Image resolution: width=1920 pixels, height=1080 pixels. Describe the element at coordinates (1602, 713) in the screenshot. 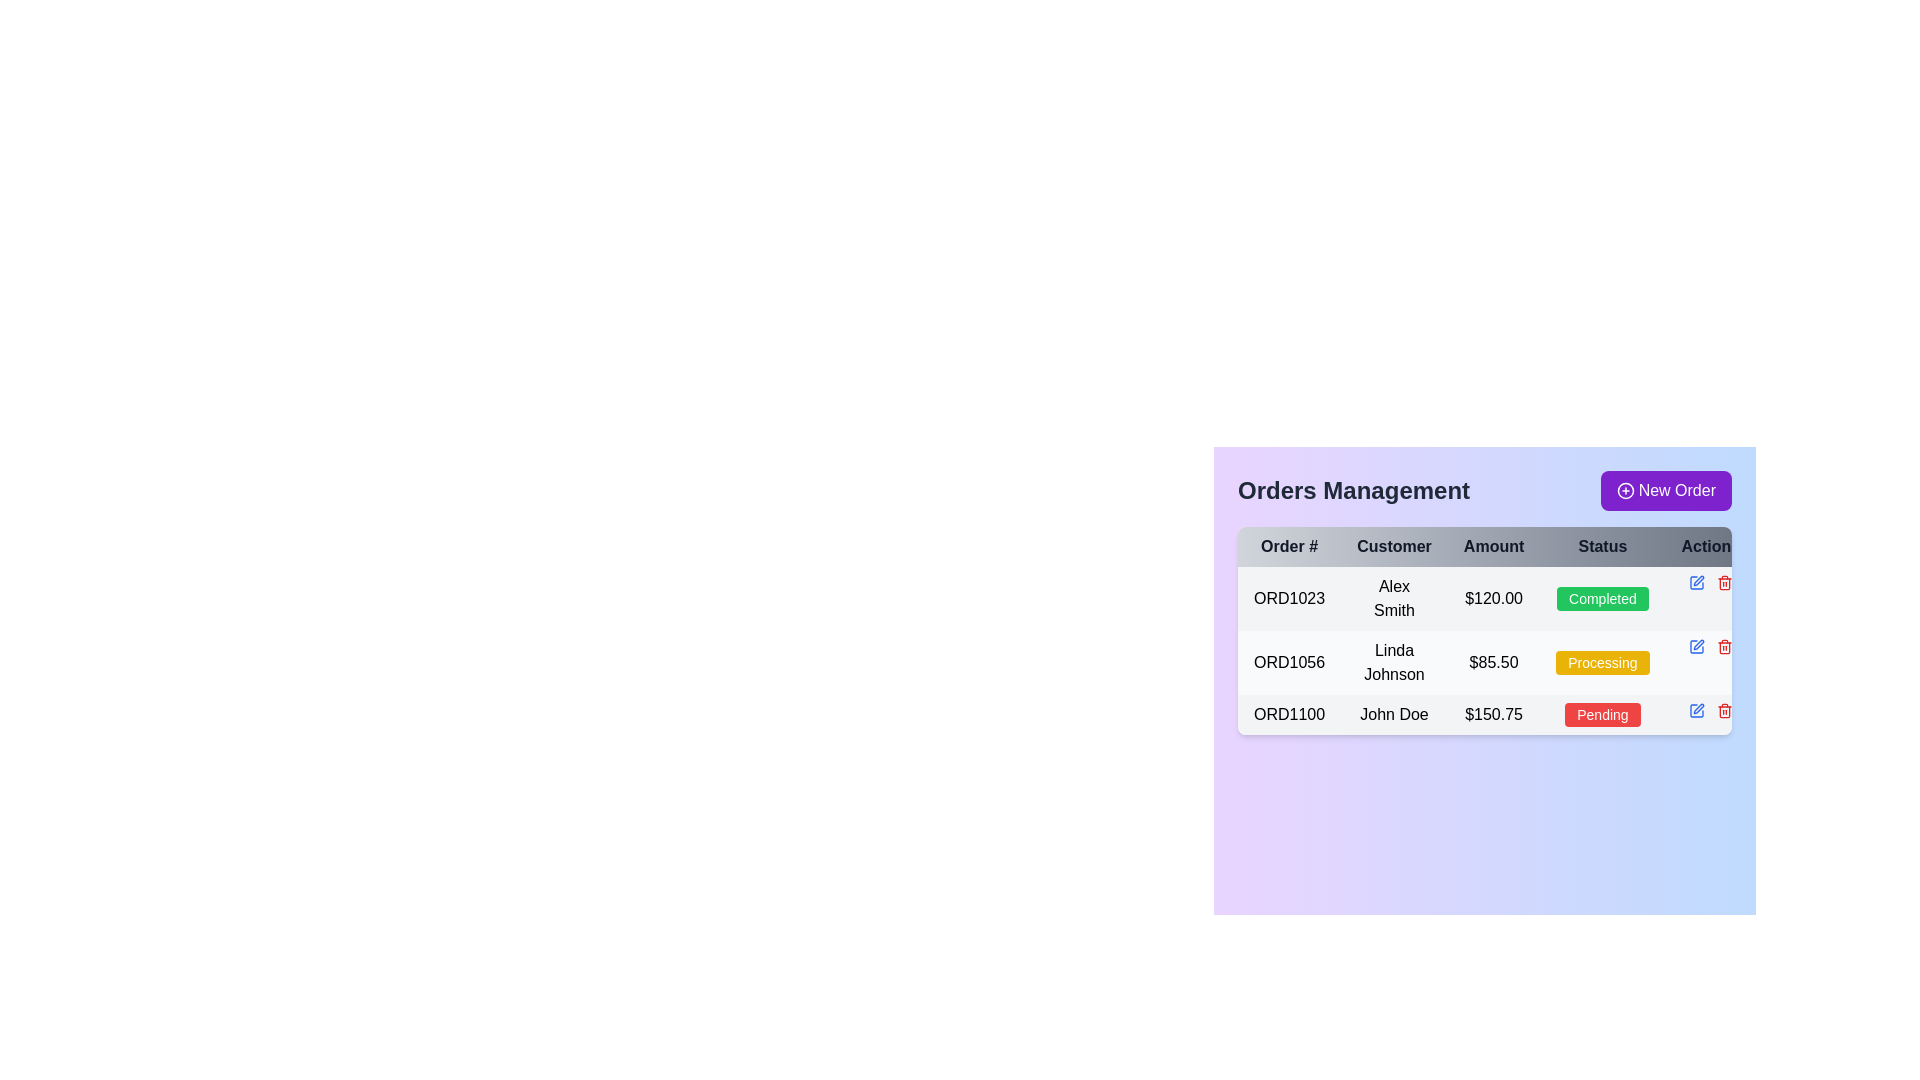

I see `the non-interactive 'Pending' status badge for the order 'ORD1100 / John Doe / $150.75', which is located in the fourth column of the row displaying order information` at that location.